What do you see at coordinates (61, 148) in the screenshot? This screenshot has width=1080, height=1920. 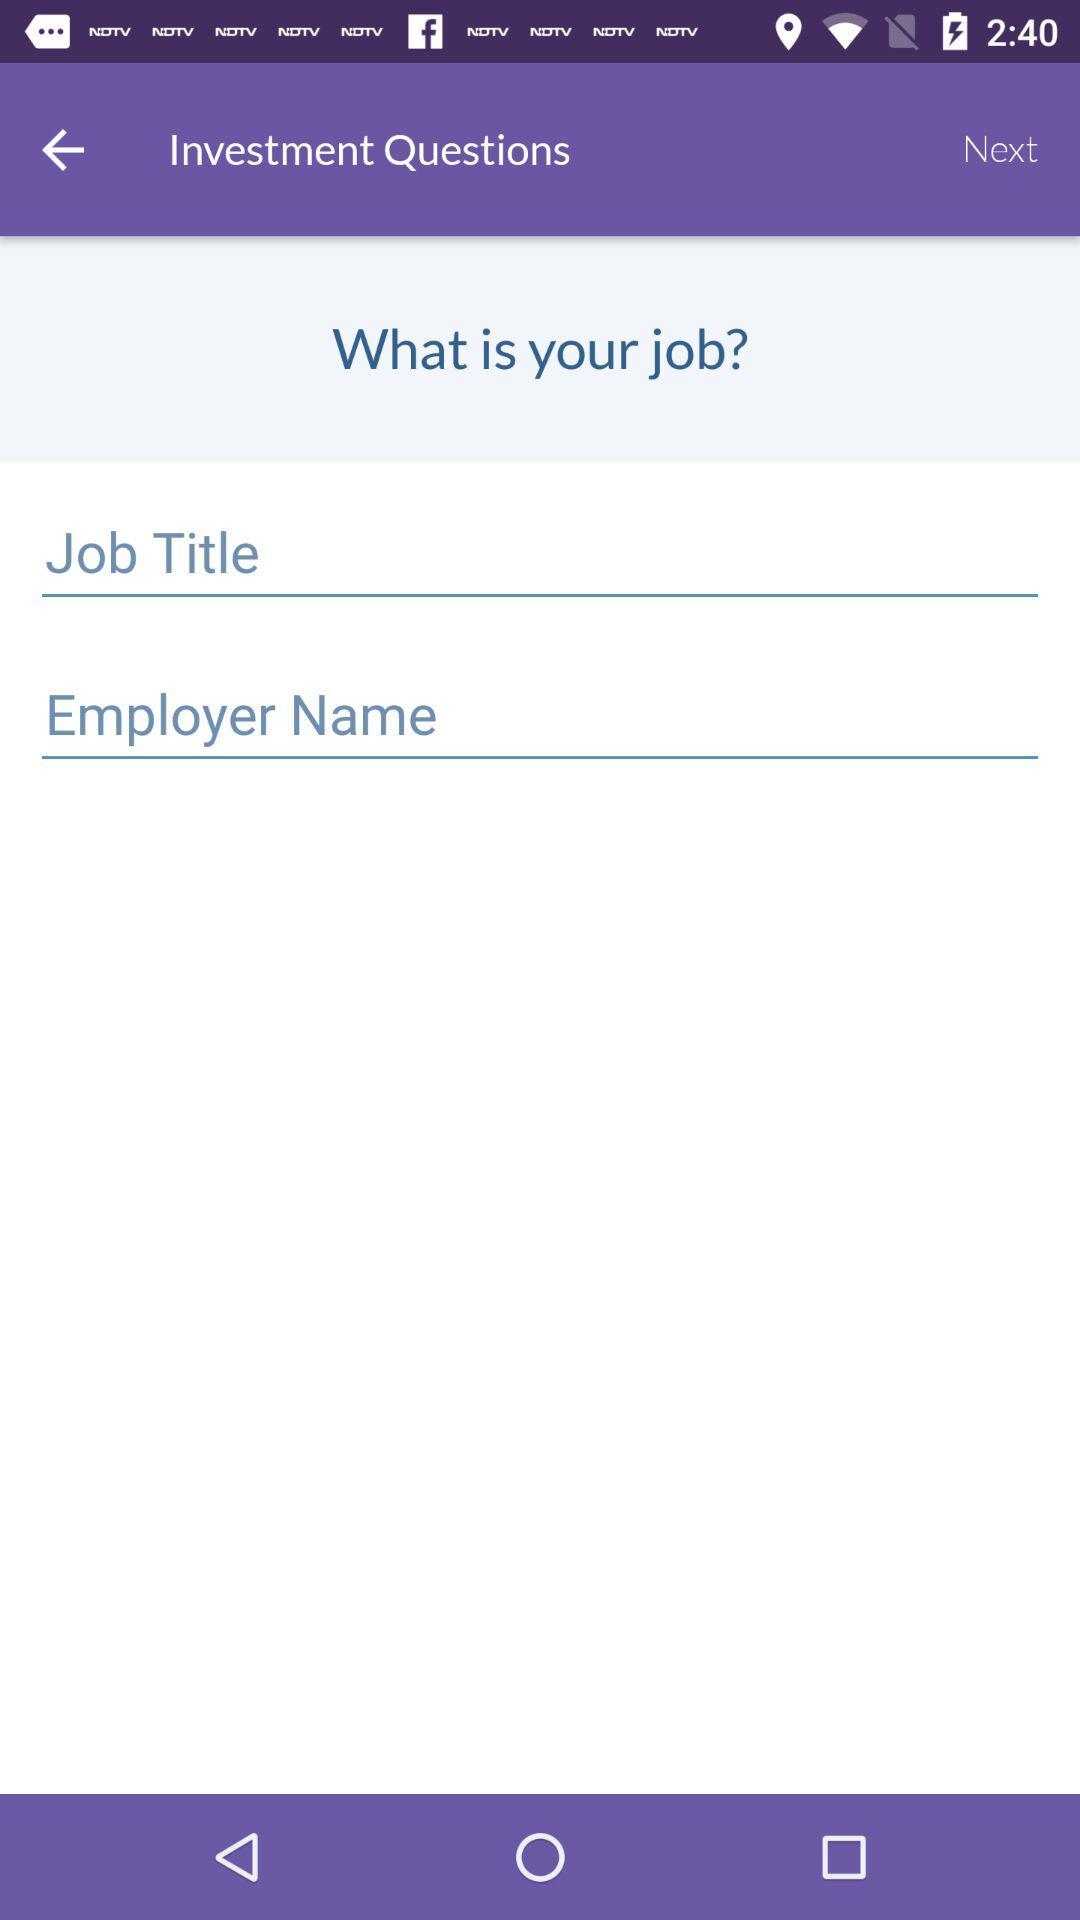 I see `go back` at bounding box center [61, 148].